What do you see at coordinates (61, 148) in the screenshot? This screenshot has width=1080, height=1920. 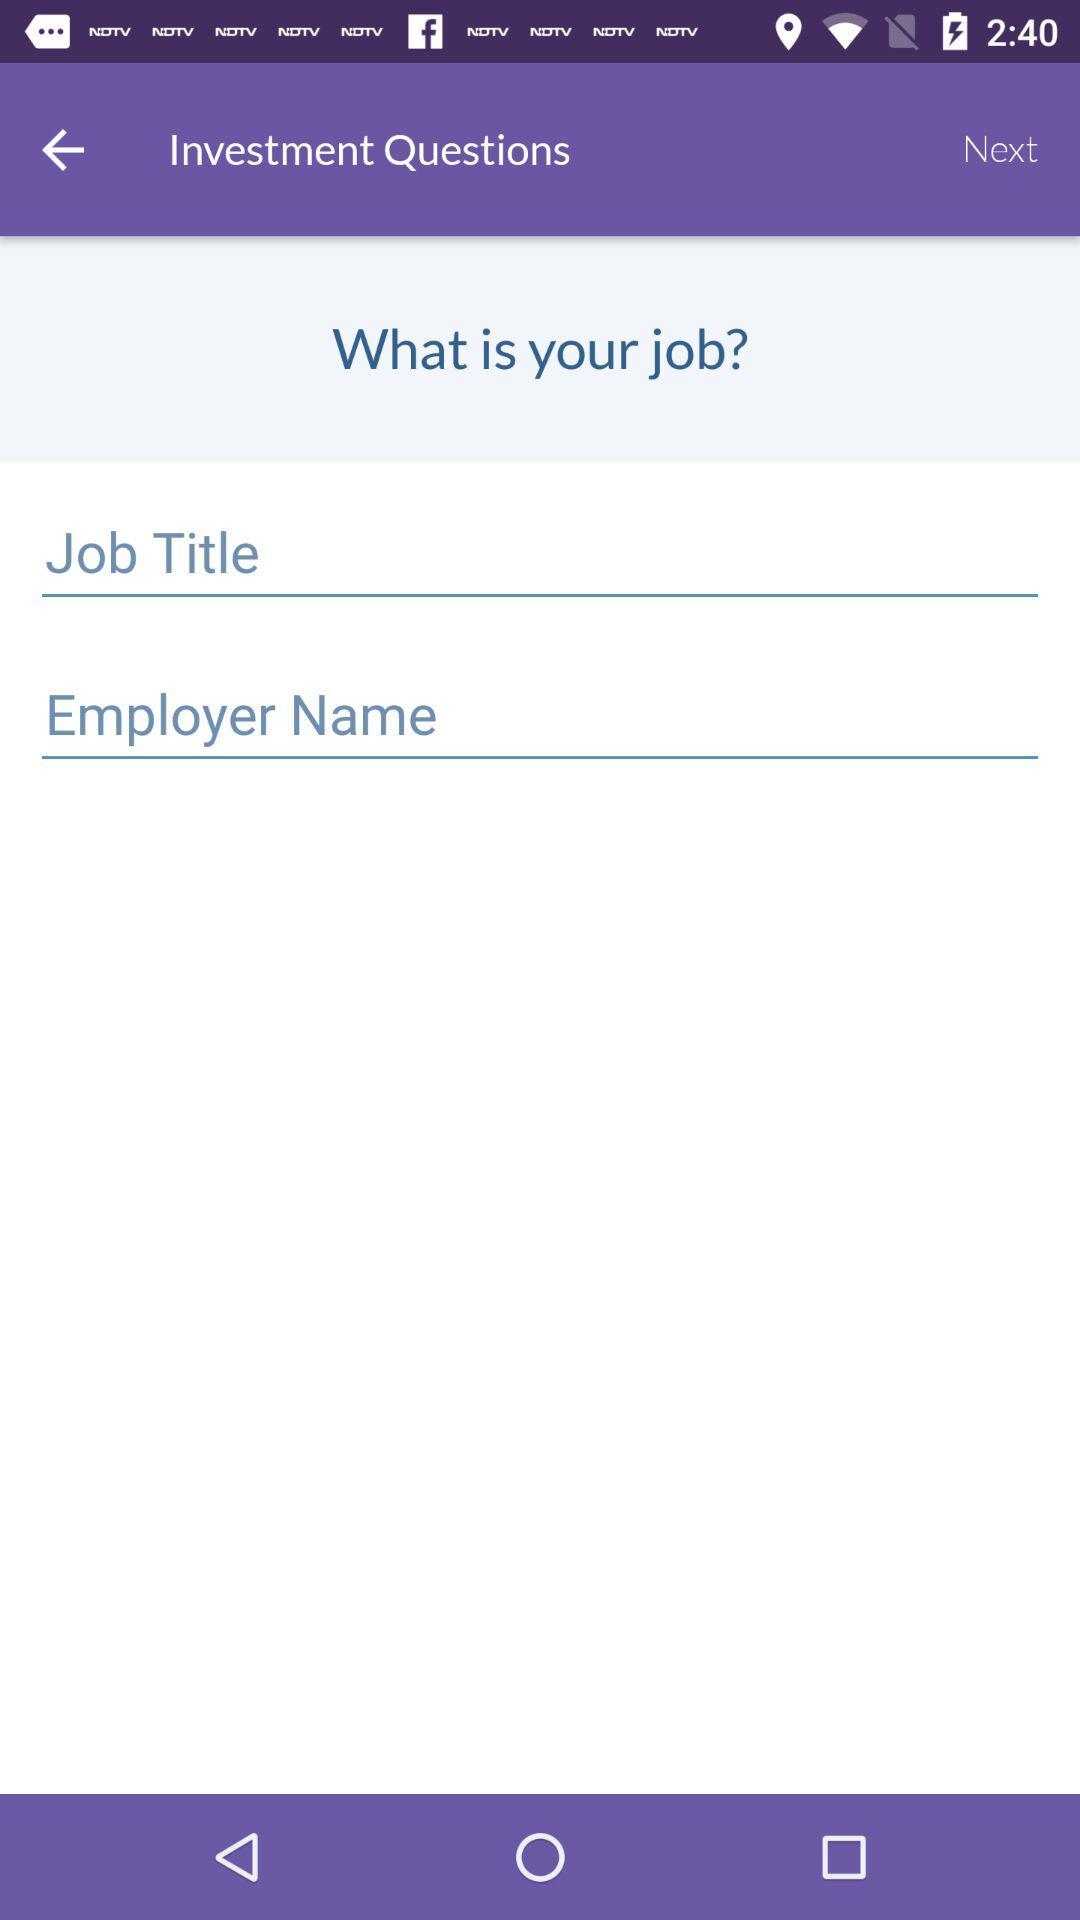 I see `go back` at bounding box center [61, 148].